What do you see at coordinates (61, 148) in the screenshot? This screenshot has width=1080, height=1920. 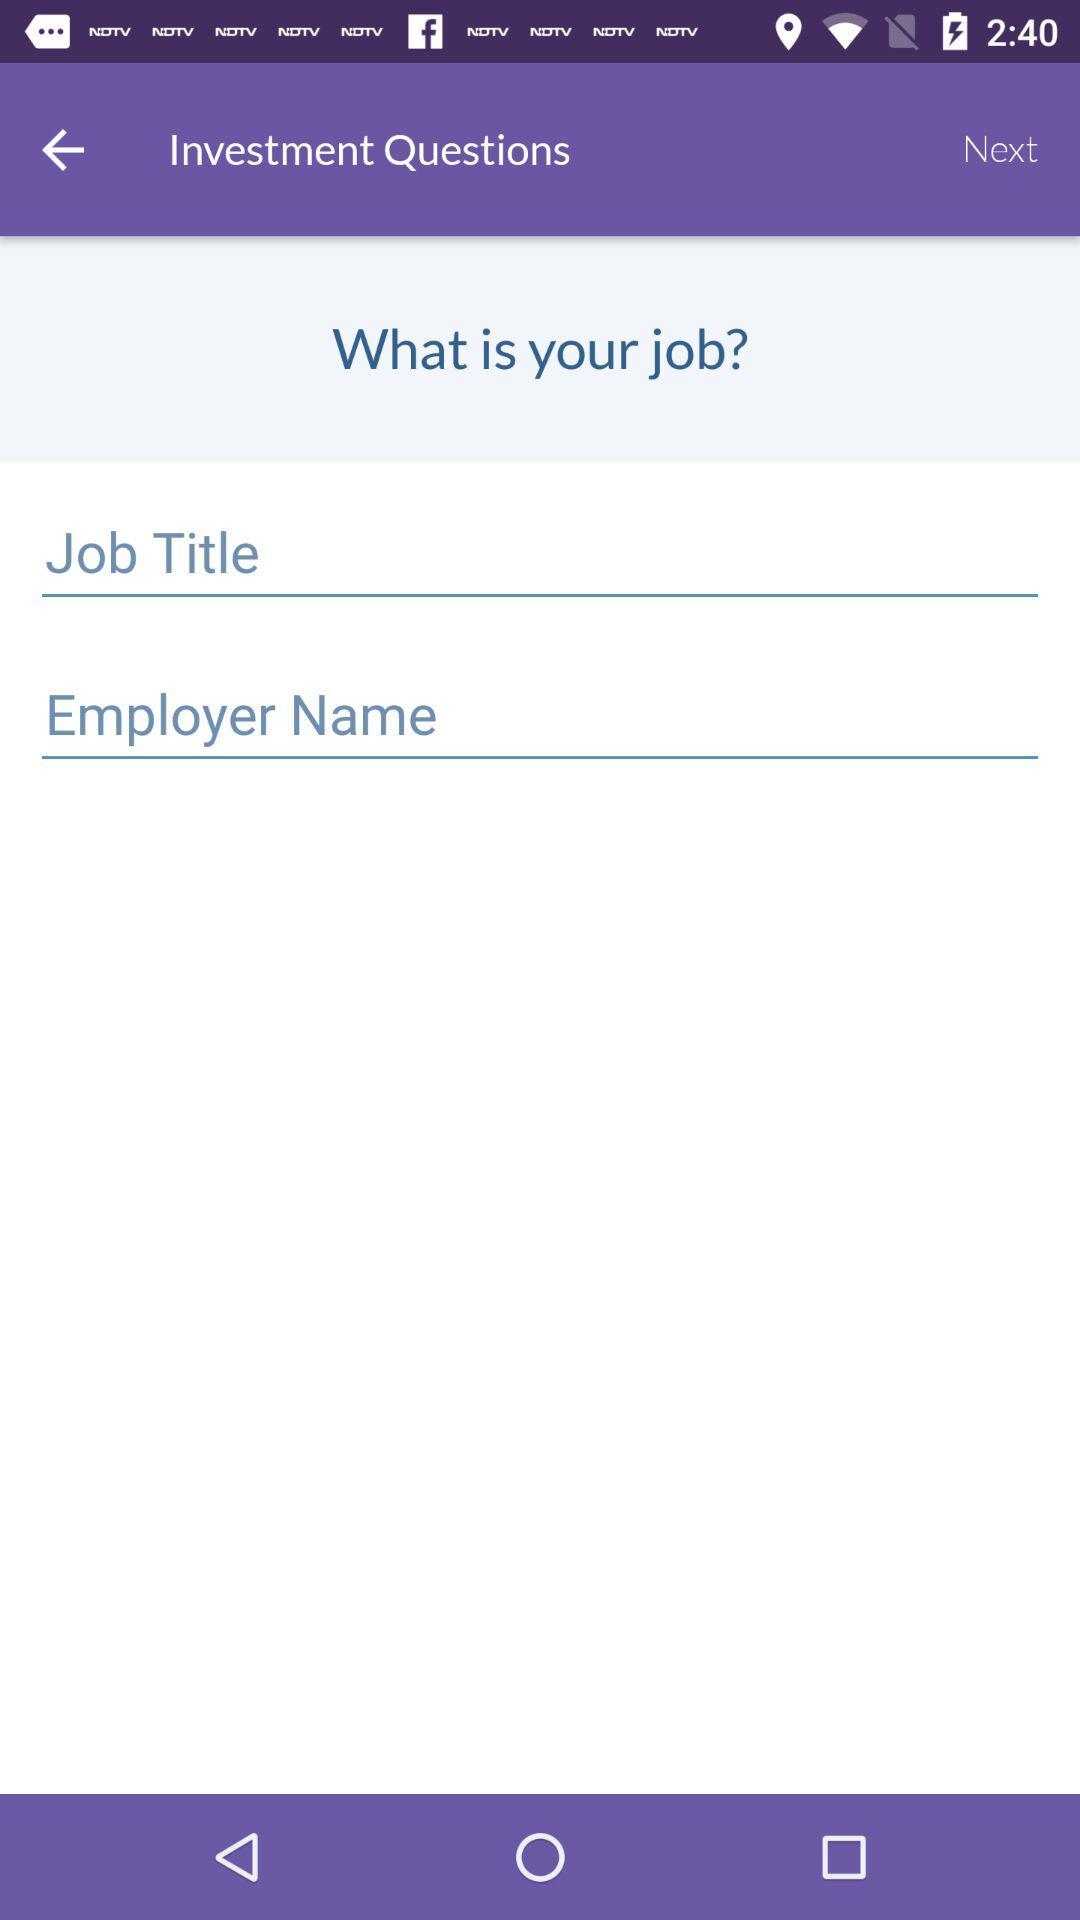 I see `go back` at bounding box center [61, 148].